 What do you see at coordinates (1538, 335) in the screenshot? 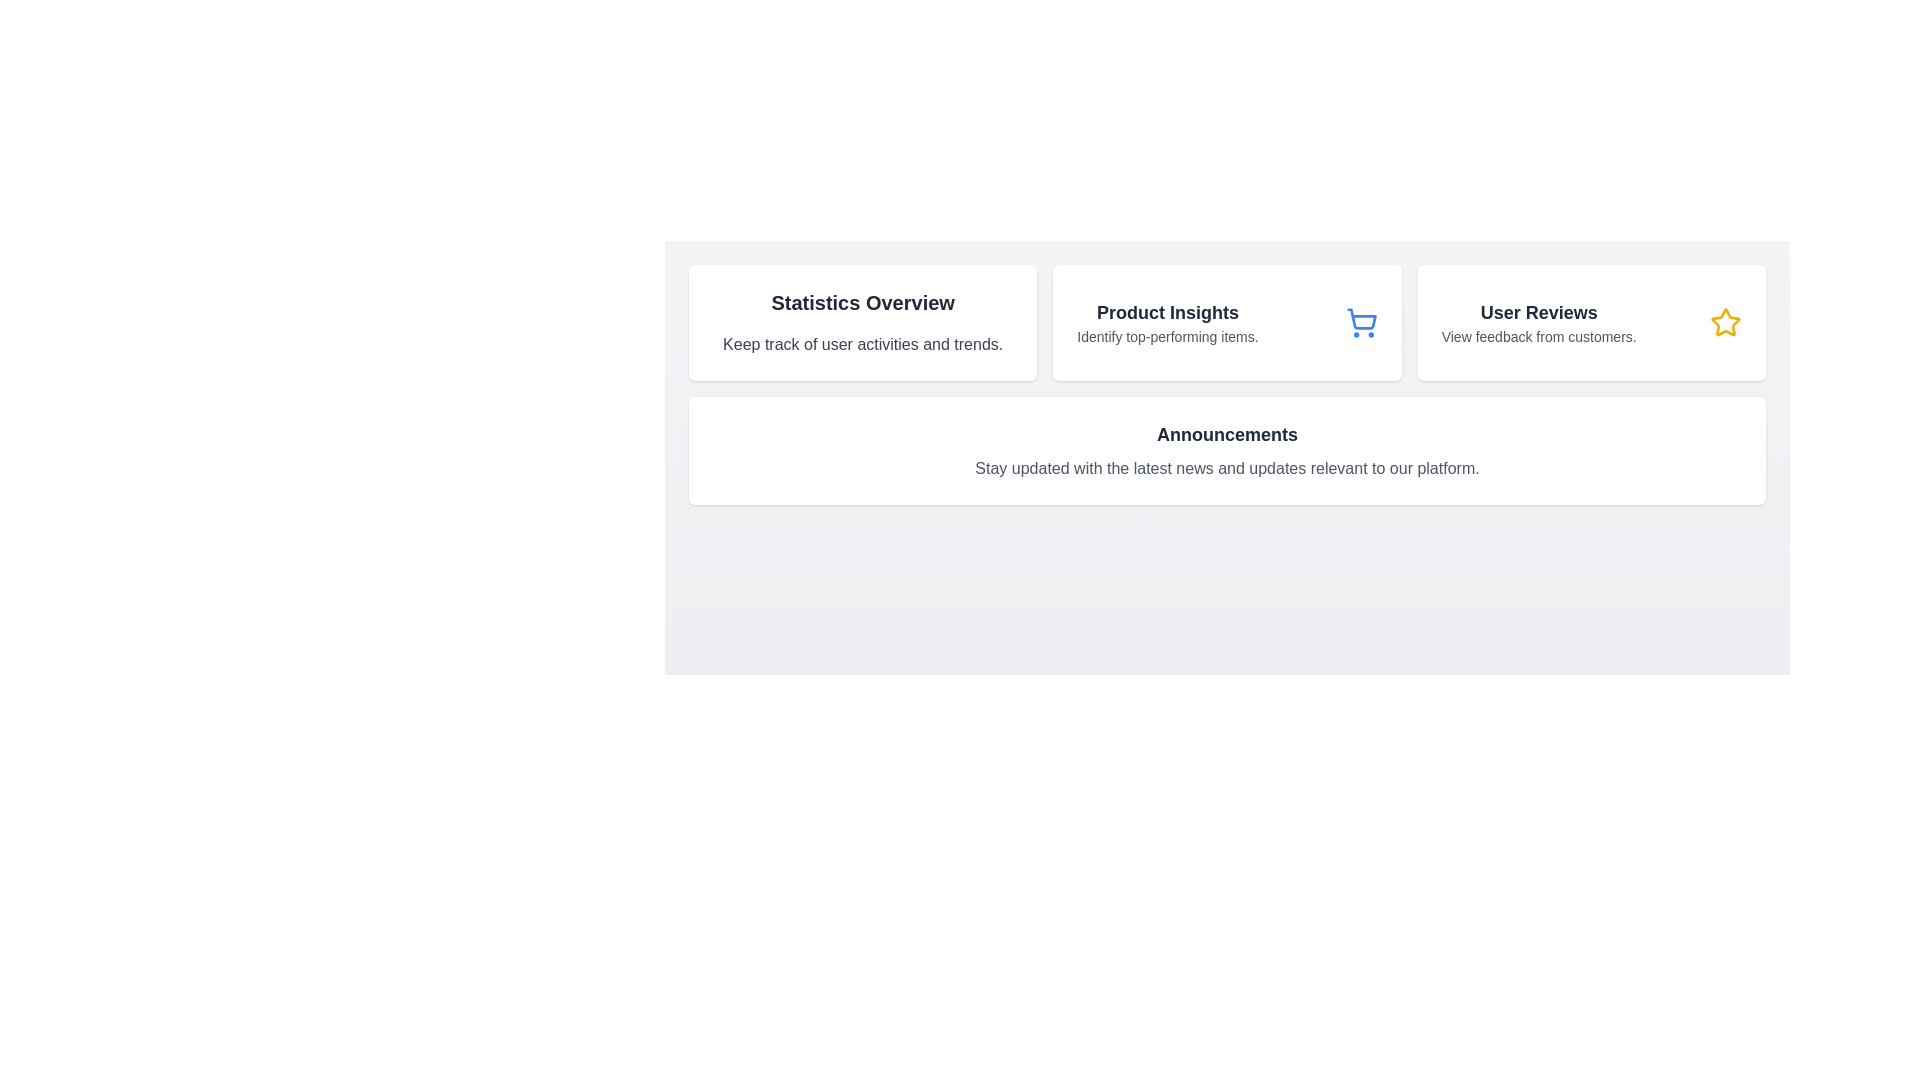
I see `the text snippet styled in gray that reads 'View feedback from customers.' located directly below the 'User Reviews' heading within the card layout in the top-right corner of the grid layout` at bounding box center [1538, 335].